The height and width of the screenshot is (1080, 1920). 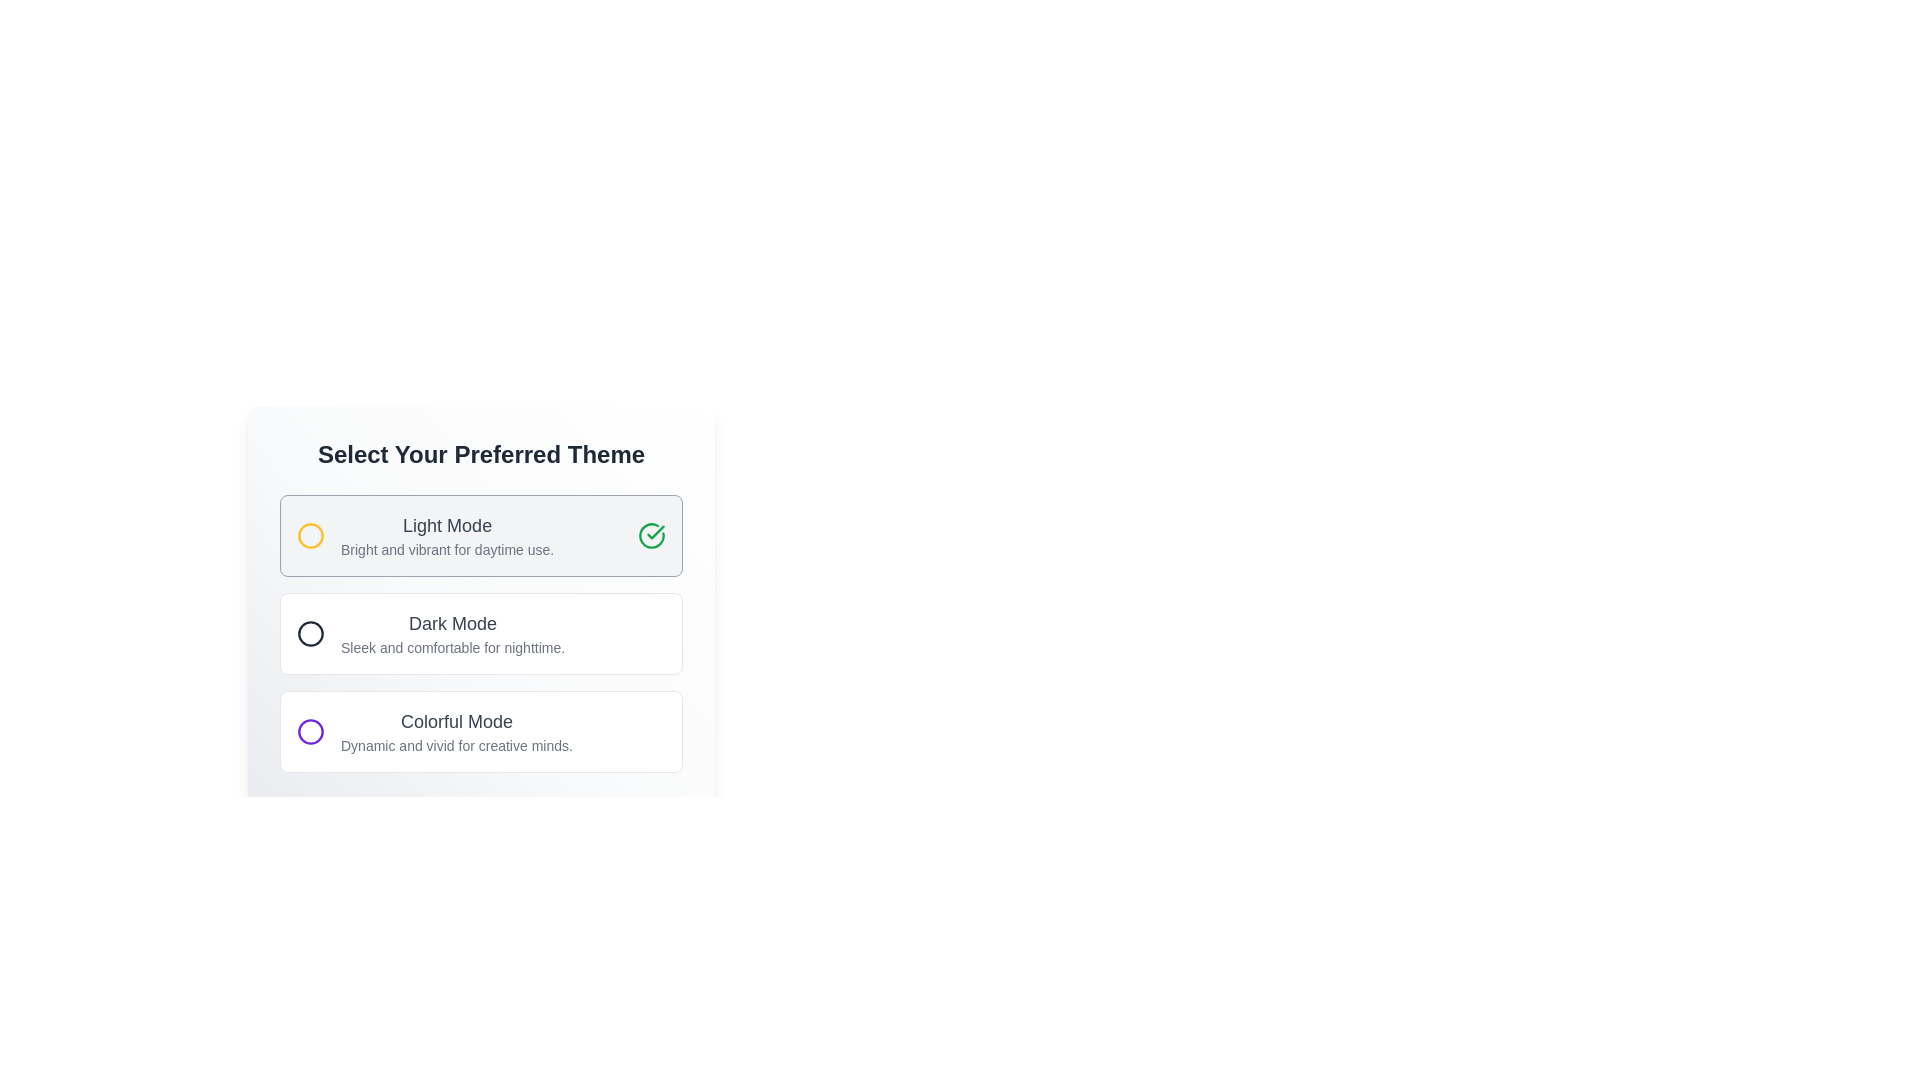 I want to click on the text description element titled 'Colorful Mode' with the subtitle 'Dynamic and vivid for creative minds.', so click(x=455, y=732).